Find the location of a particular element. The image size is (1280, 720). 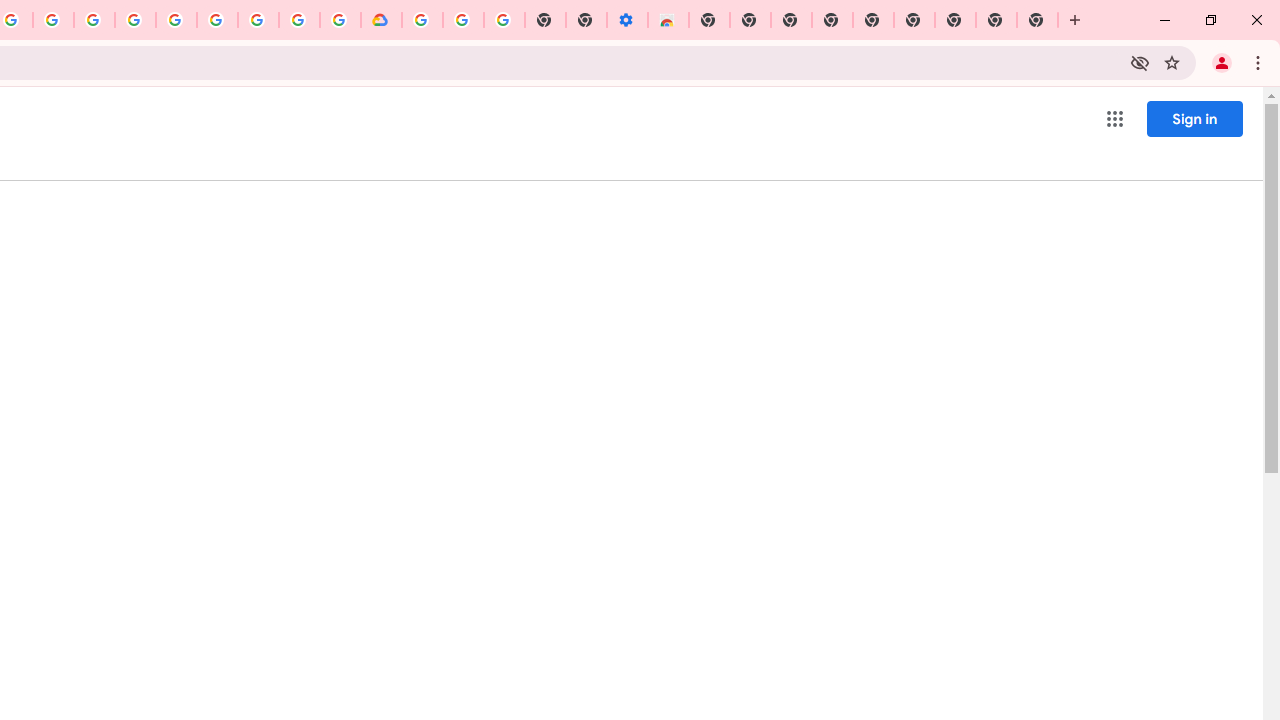

'Turn cookies on or off - Computer - Google Account Help' is located at coordinates (504, 20).